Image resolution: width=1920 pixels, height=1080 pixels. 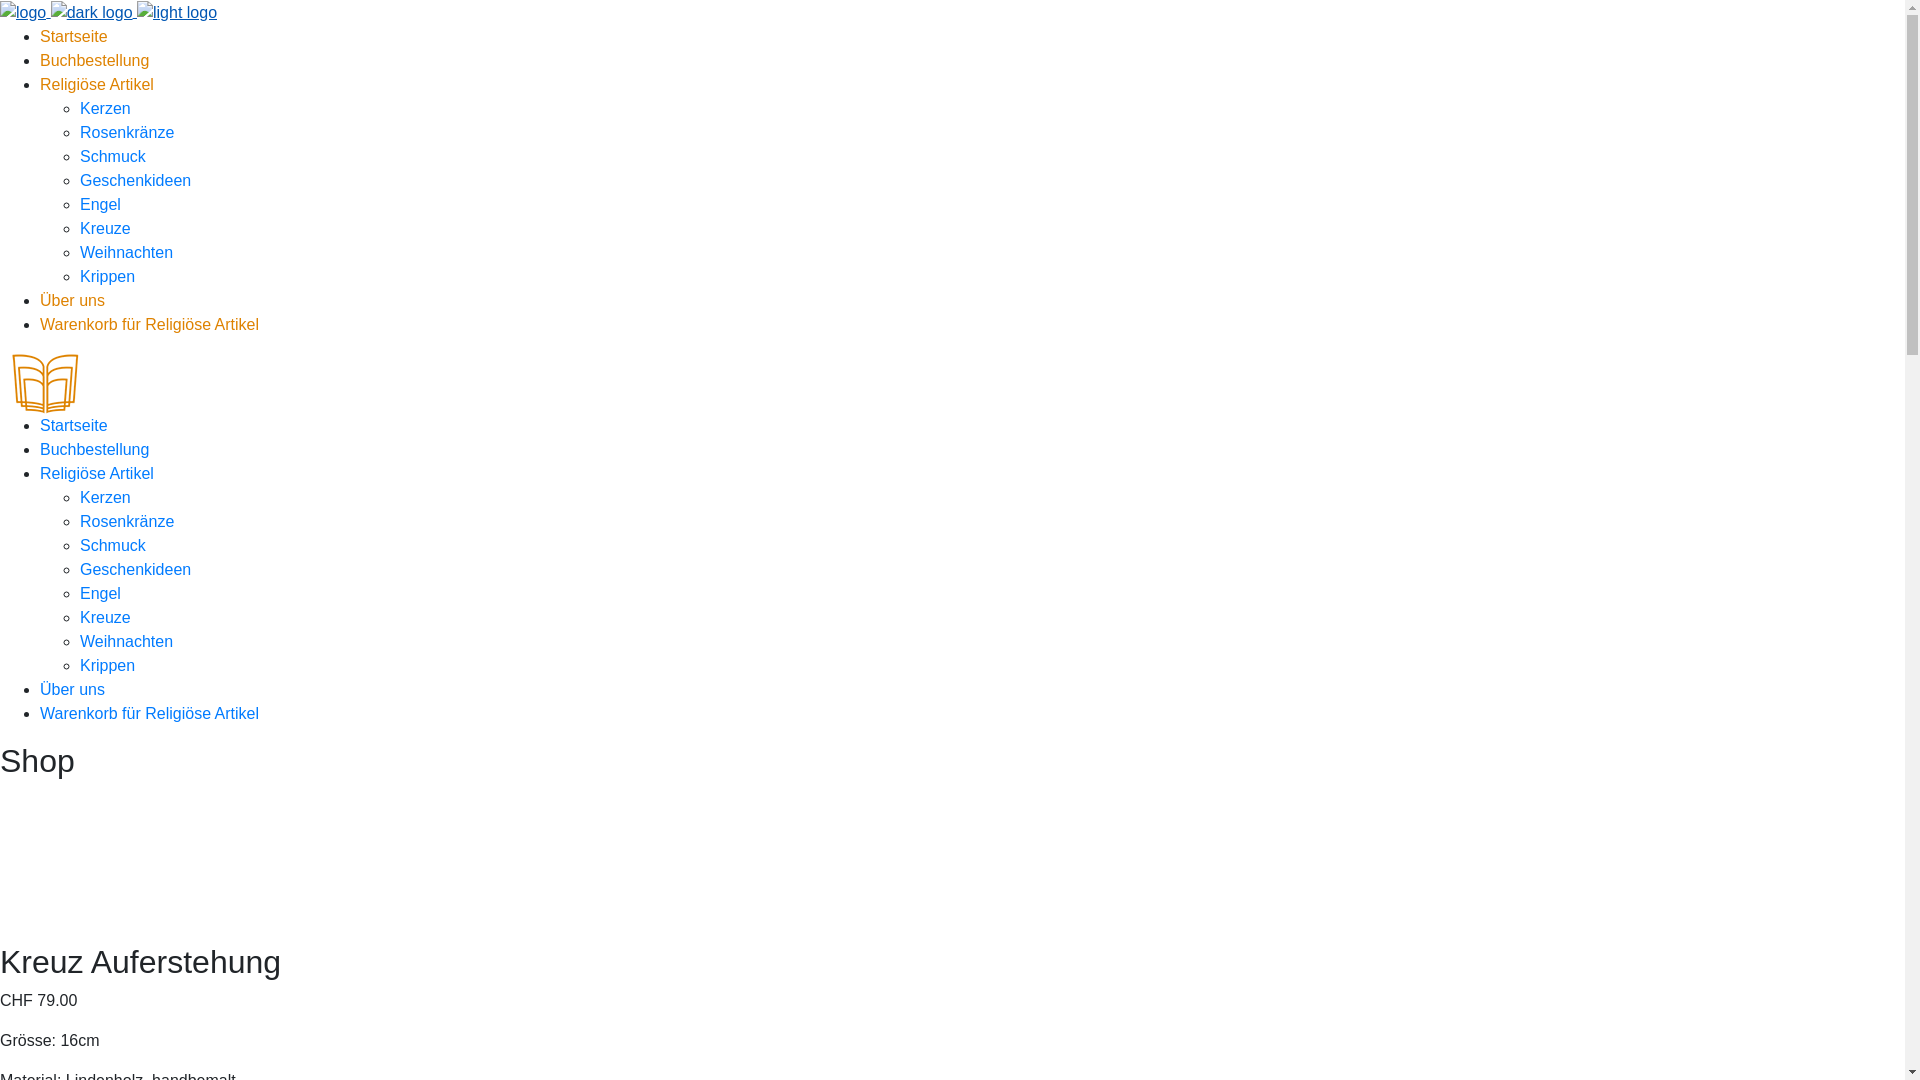 I want to click on 'Engel', so click(x=99, y=592).